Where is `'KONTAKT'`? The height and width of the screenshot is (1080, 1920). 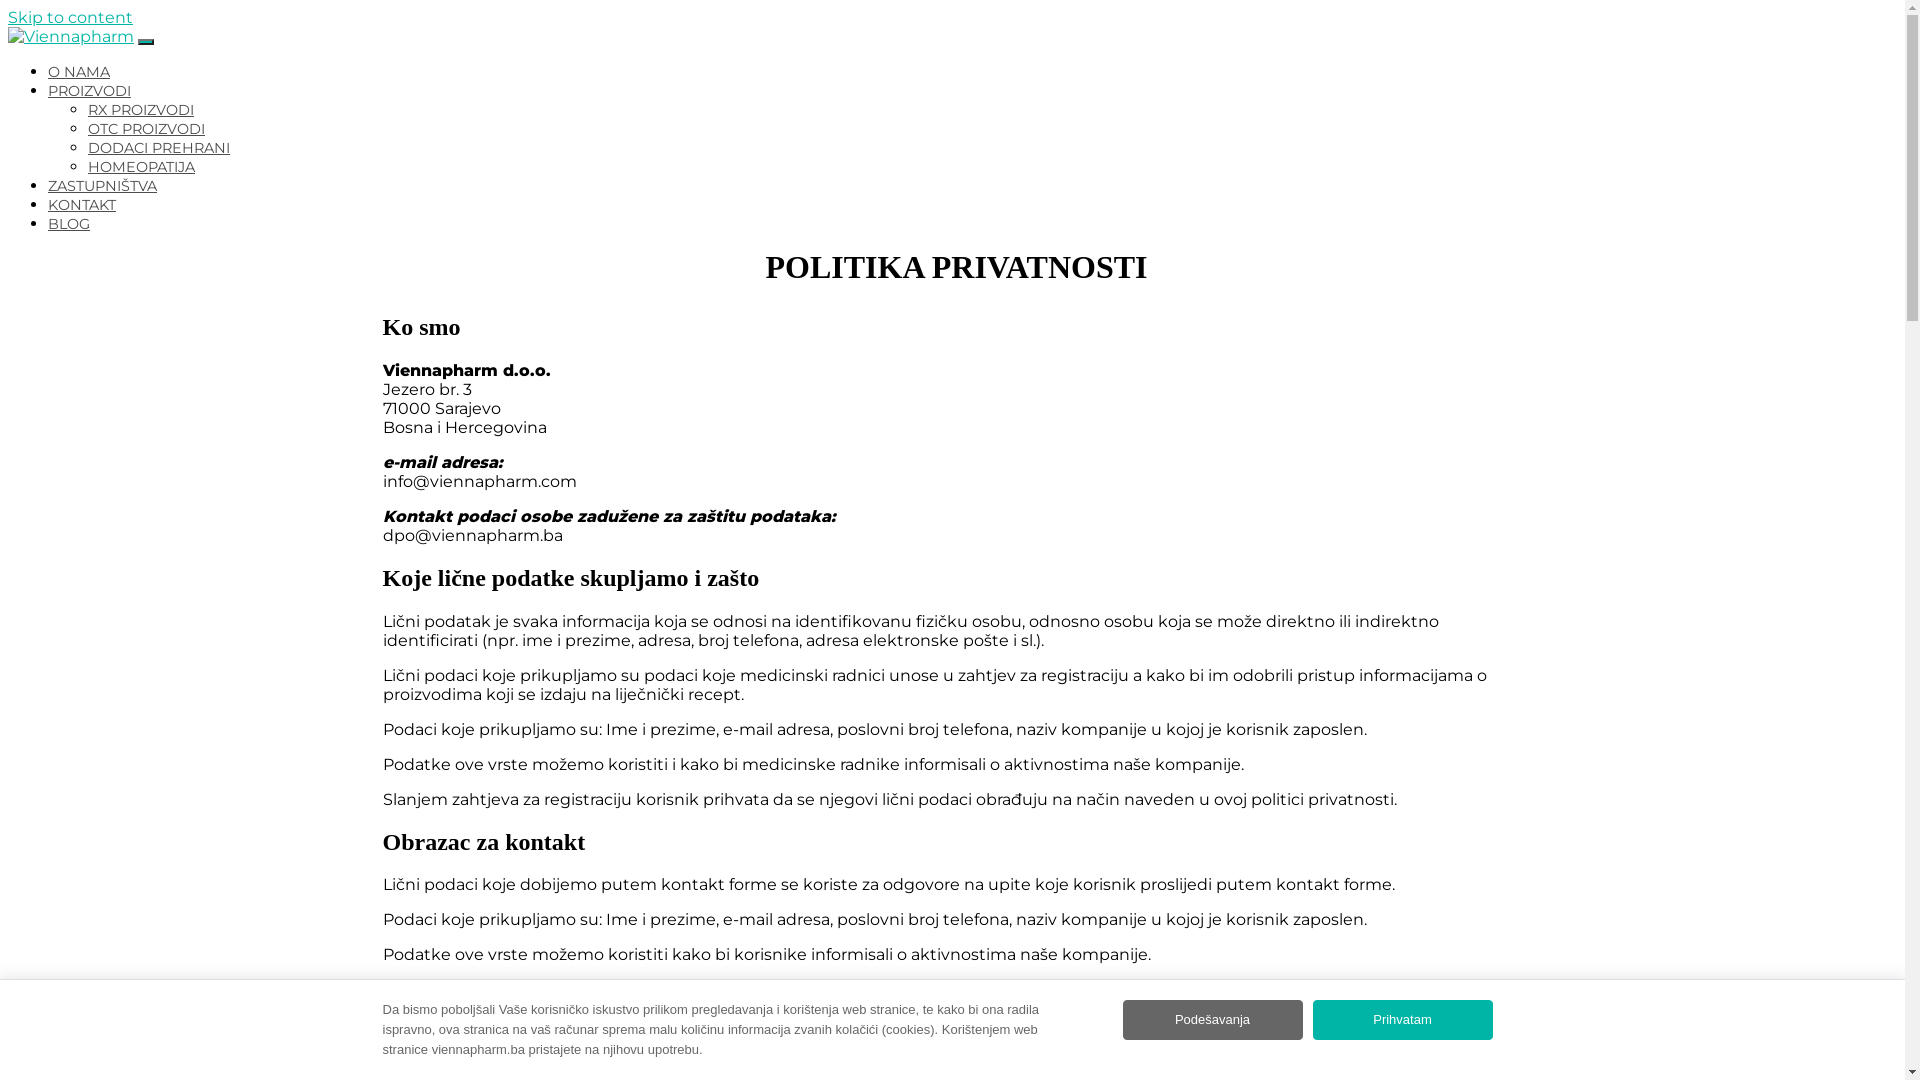 'KONTAKT' is located at coordinates (80, 204).